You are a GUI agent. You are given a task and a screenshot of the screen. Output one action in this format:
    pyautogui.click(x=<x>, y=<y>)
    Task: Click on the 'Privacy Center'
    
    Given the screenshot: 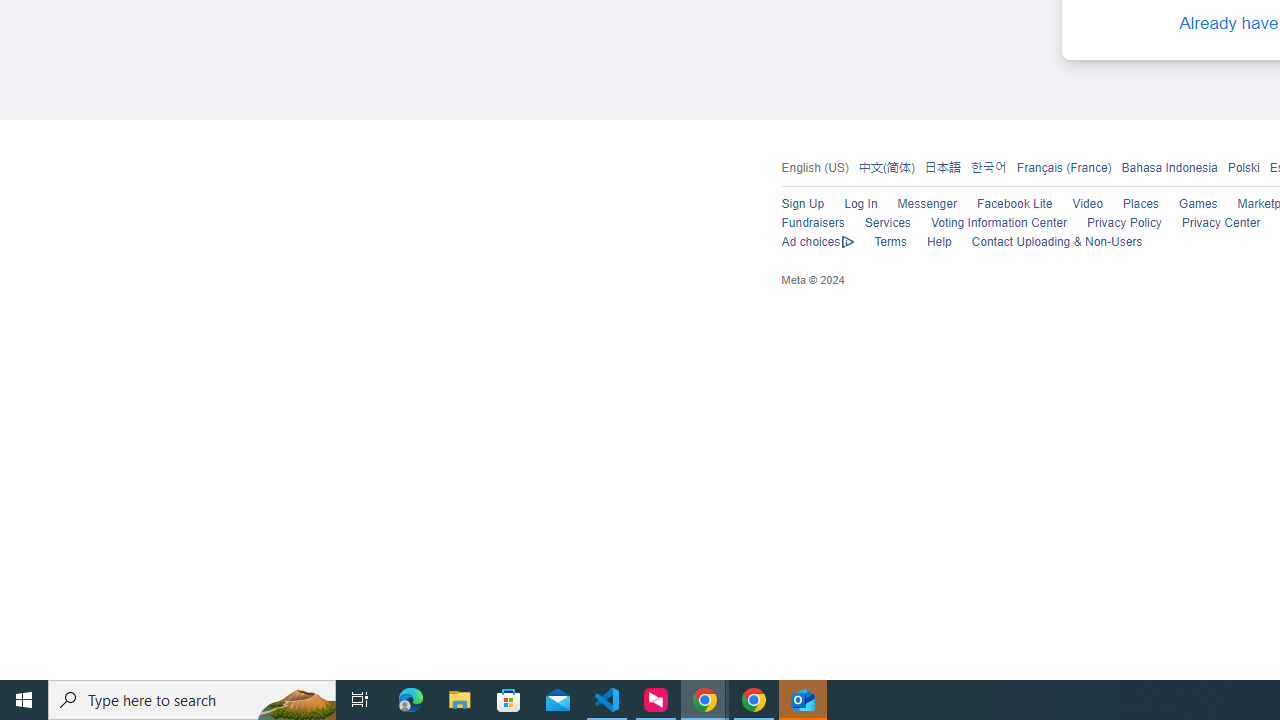 What is the action you would take?
    pyautogui.click(x=1220, y=223)
    